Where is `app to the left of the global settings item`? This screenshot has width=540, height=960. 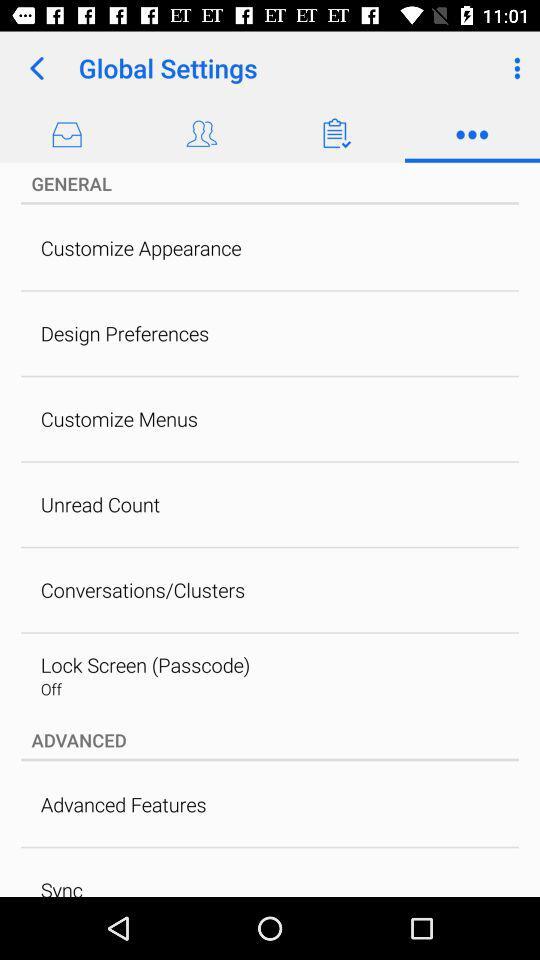
app to the left of the global settings item is located at coordinates (36, 68).